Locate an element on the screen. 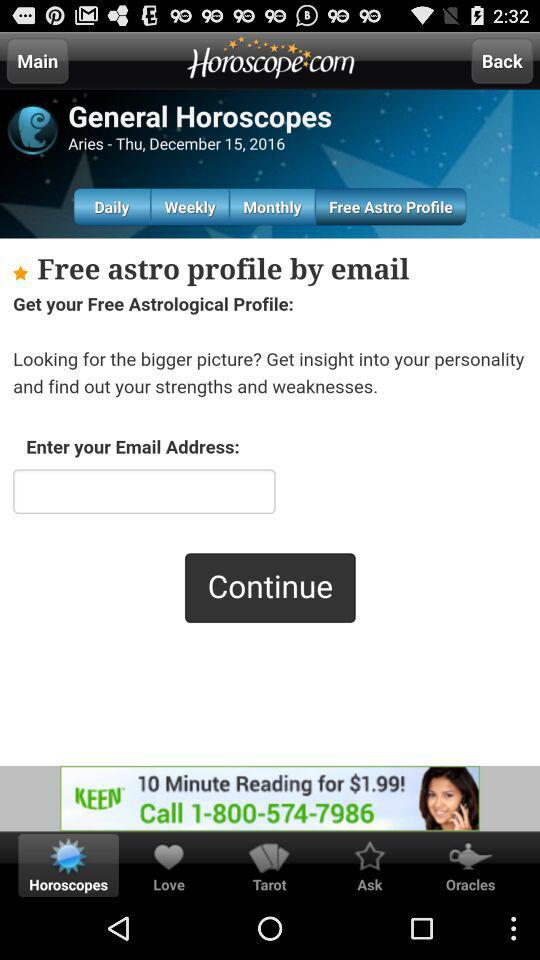 This screenshot has width=540, height=960. description is located at coordinates (270, 500).